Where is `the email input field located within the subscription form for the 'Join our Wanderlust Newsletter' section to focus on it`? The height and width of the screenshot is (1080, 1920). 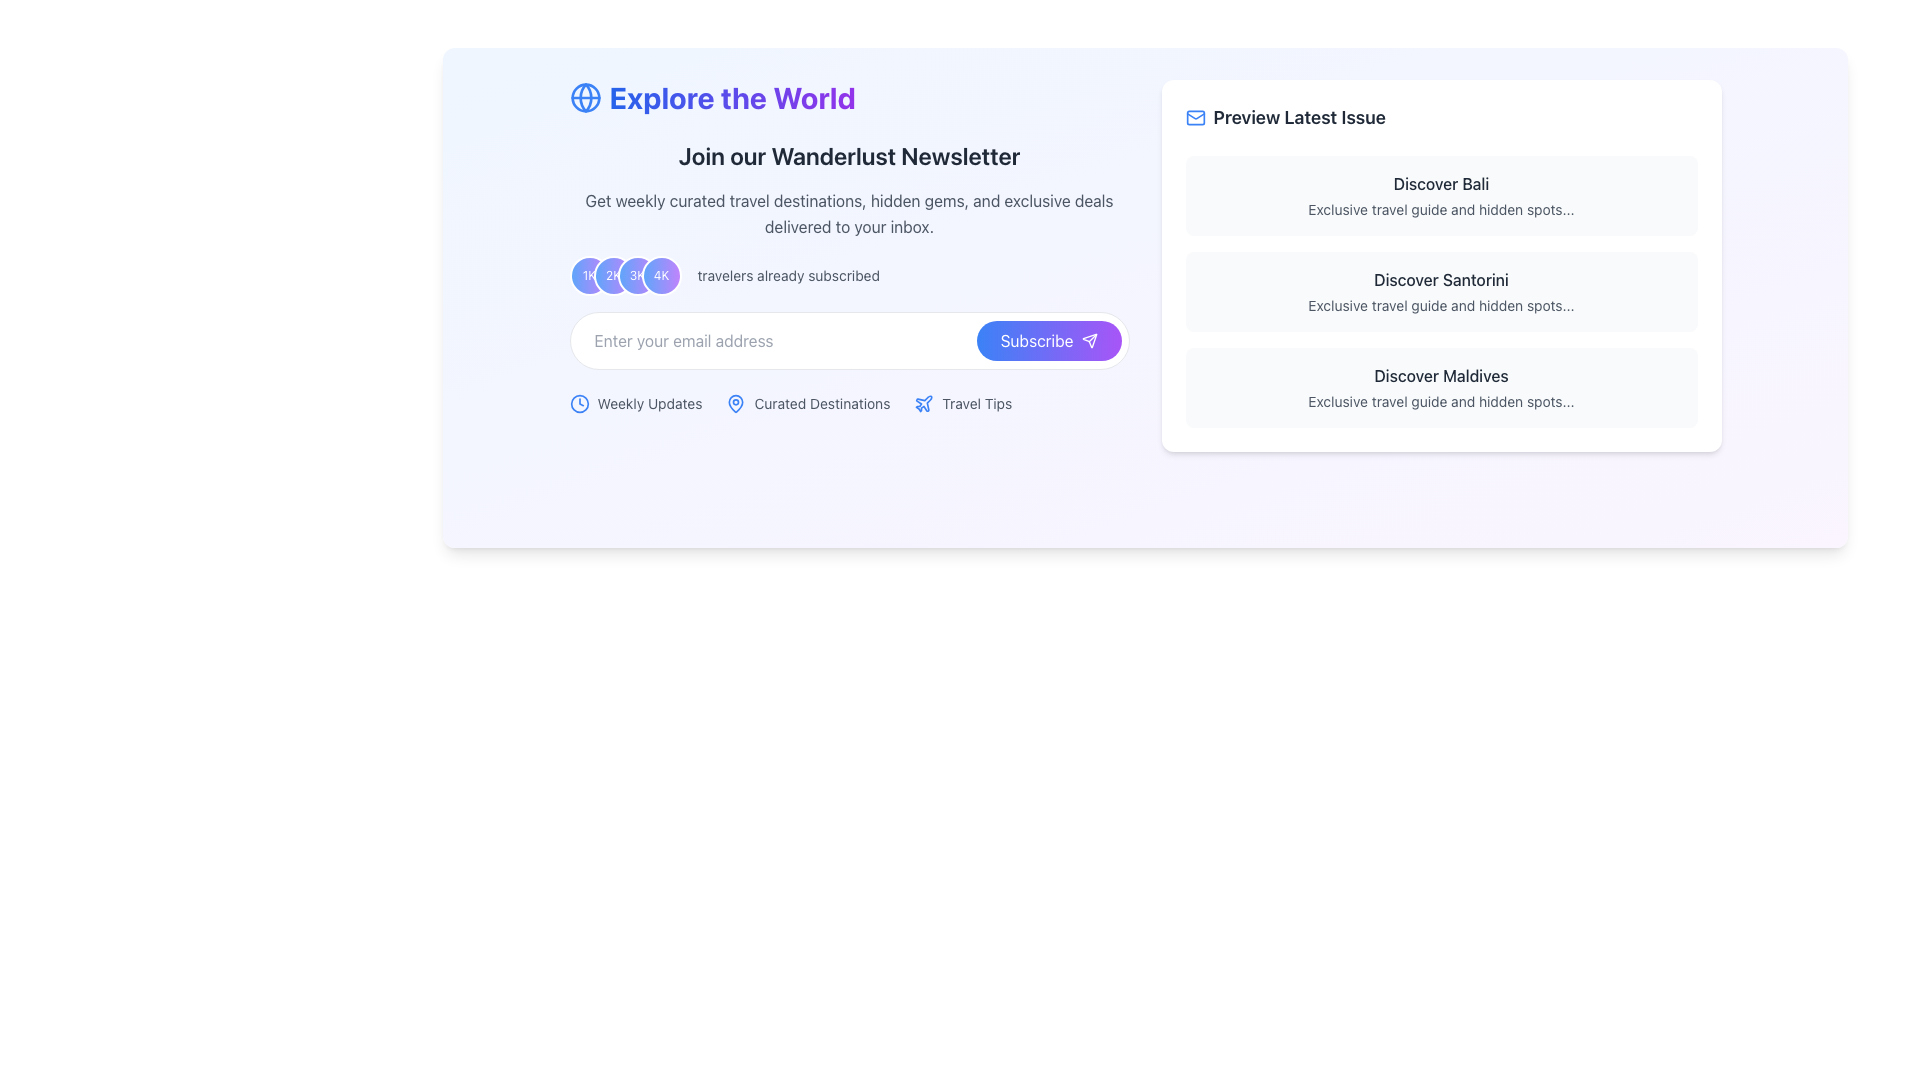
the email input field located within the subscription form for the 'Join our Wanderlust Newsletter' section to focus on it is located at coordinates (849, 339).